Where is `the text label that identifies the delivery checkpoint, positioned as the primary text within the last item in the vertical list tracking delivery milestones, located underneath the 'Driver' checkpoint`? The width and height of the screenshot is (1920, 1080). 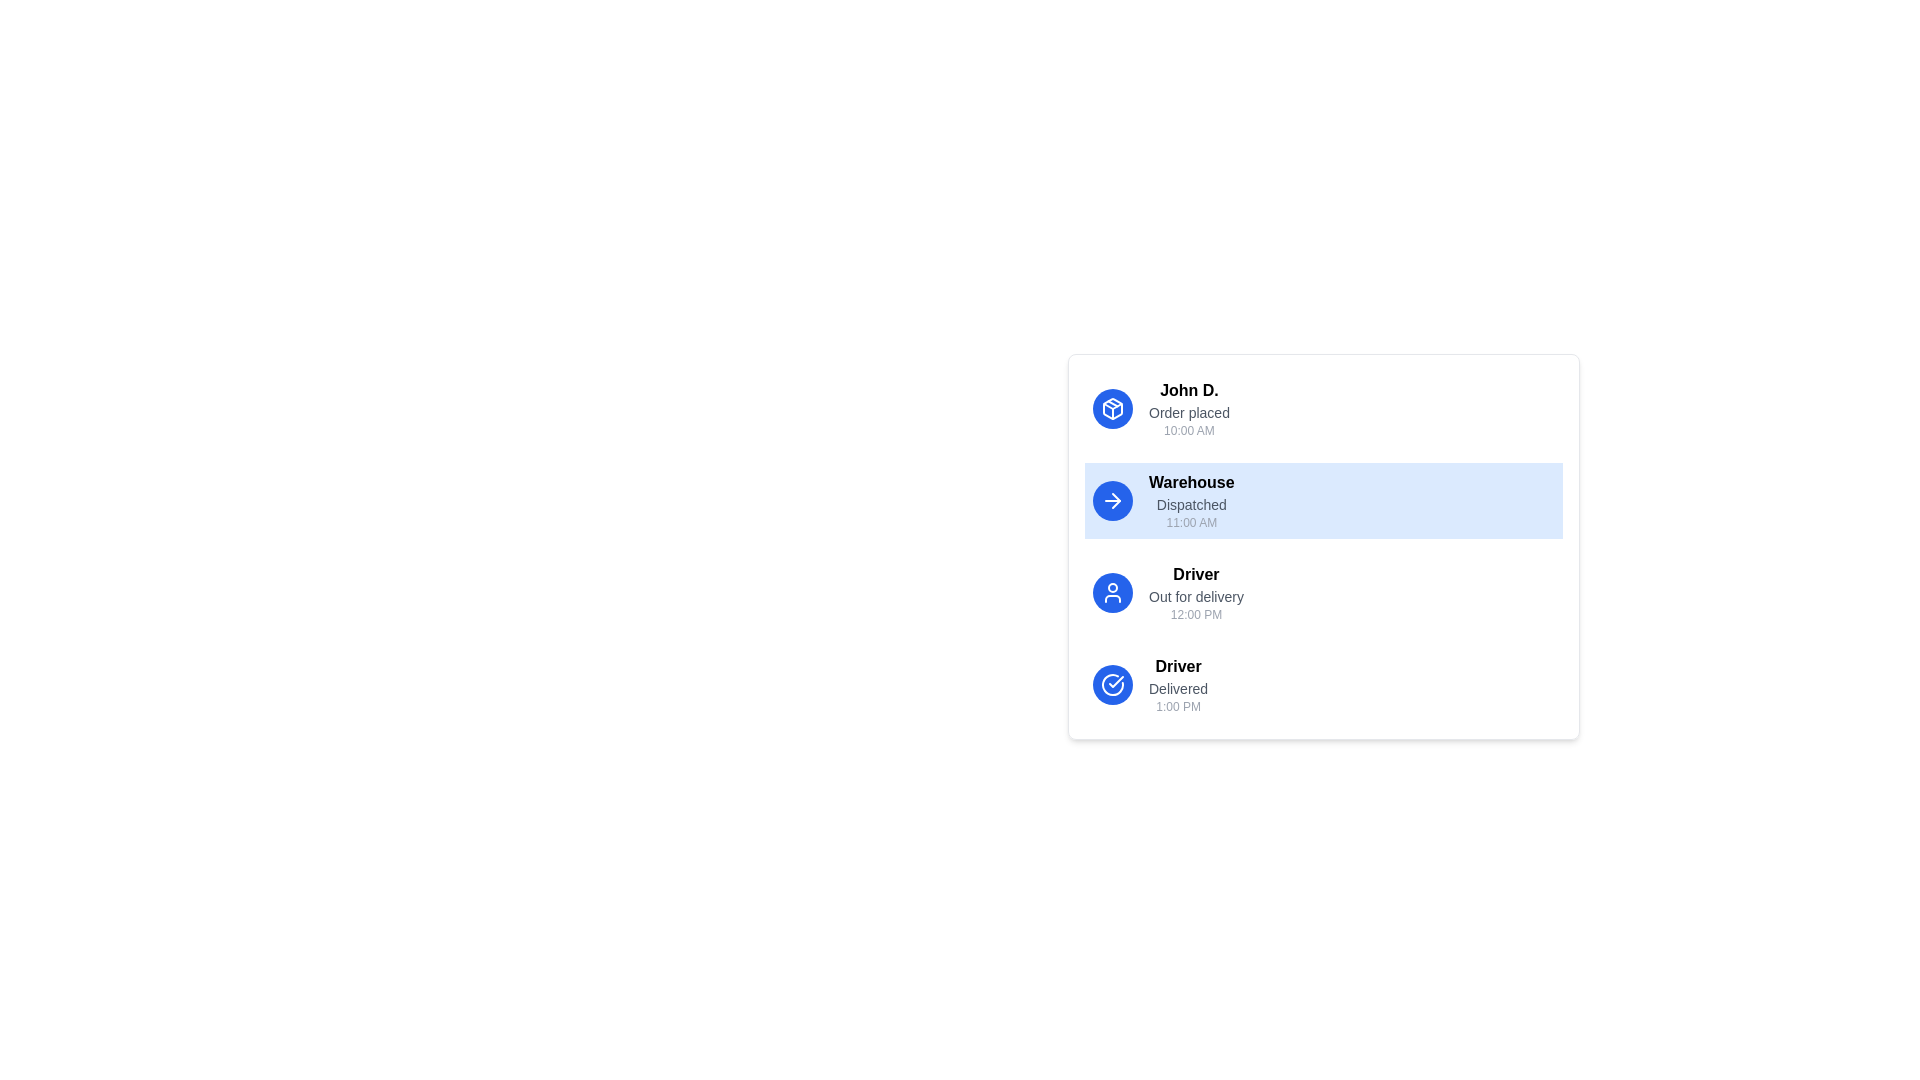
the text label that identifies the delivery checkpoint, positioned as the primary text within the last item in the vertical list tracking delivery milestones, located underneath the 'Driver' checkpoint is located at coordinates (1178, 667).